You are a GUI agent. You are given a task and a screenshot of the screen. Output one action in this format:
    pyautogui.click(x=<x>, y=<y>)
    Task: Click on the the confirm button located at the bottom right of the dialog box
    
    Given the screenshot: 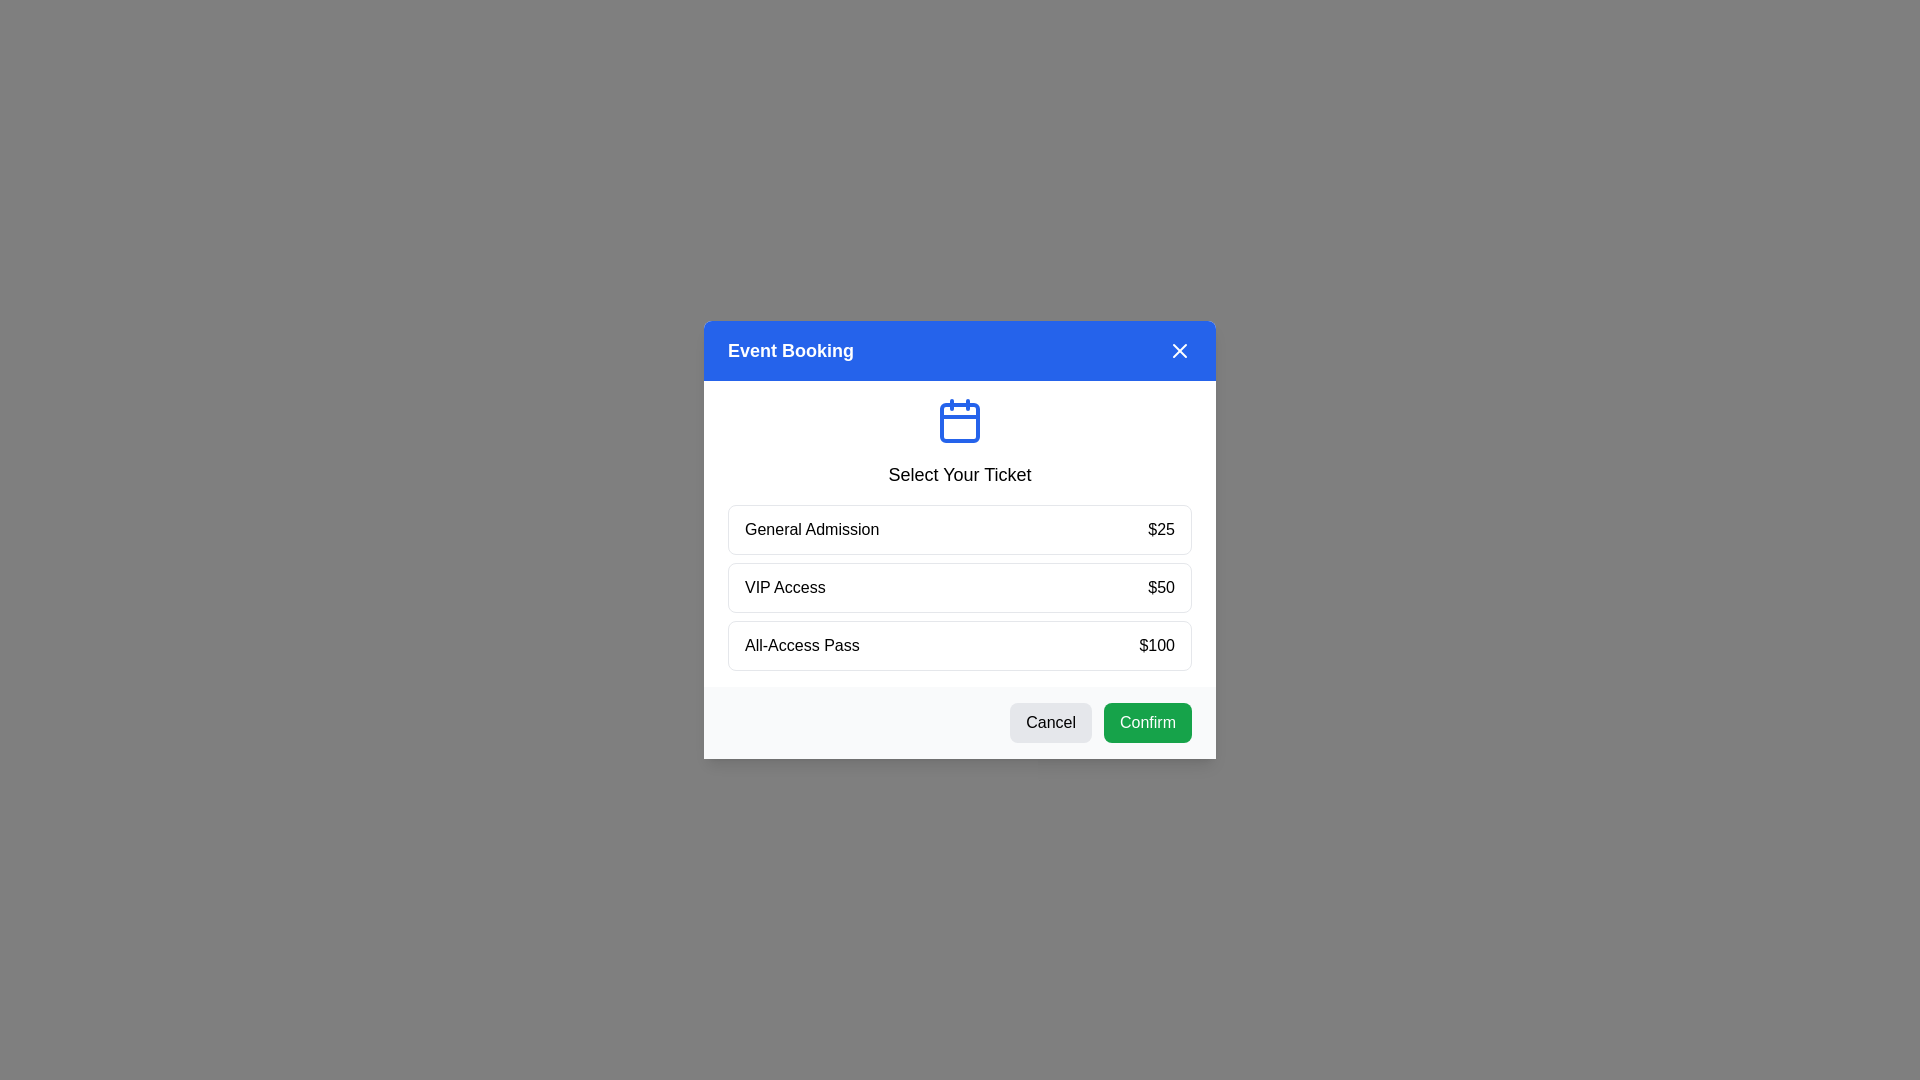 What is the action you would take?
    pyautogui.click(x=1147, y=722)
    